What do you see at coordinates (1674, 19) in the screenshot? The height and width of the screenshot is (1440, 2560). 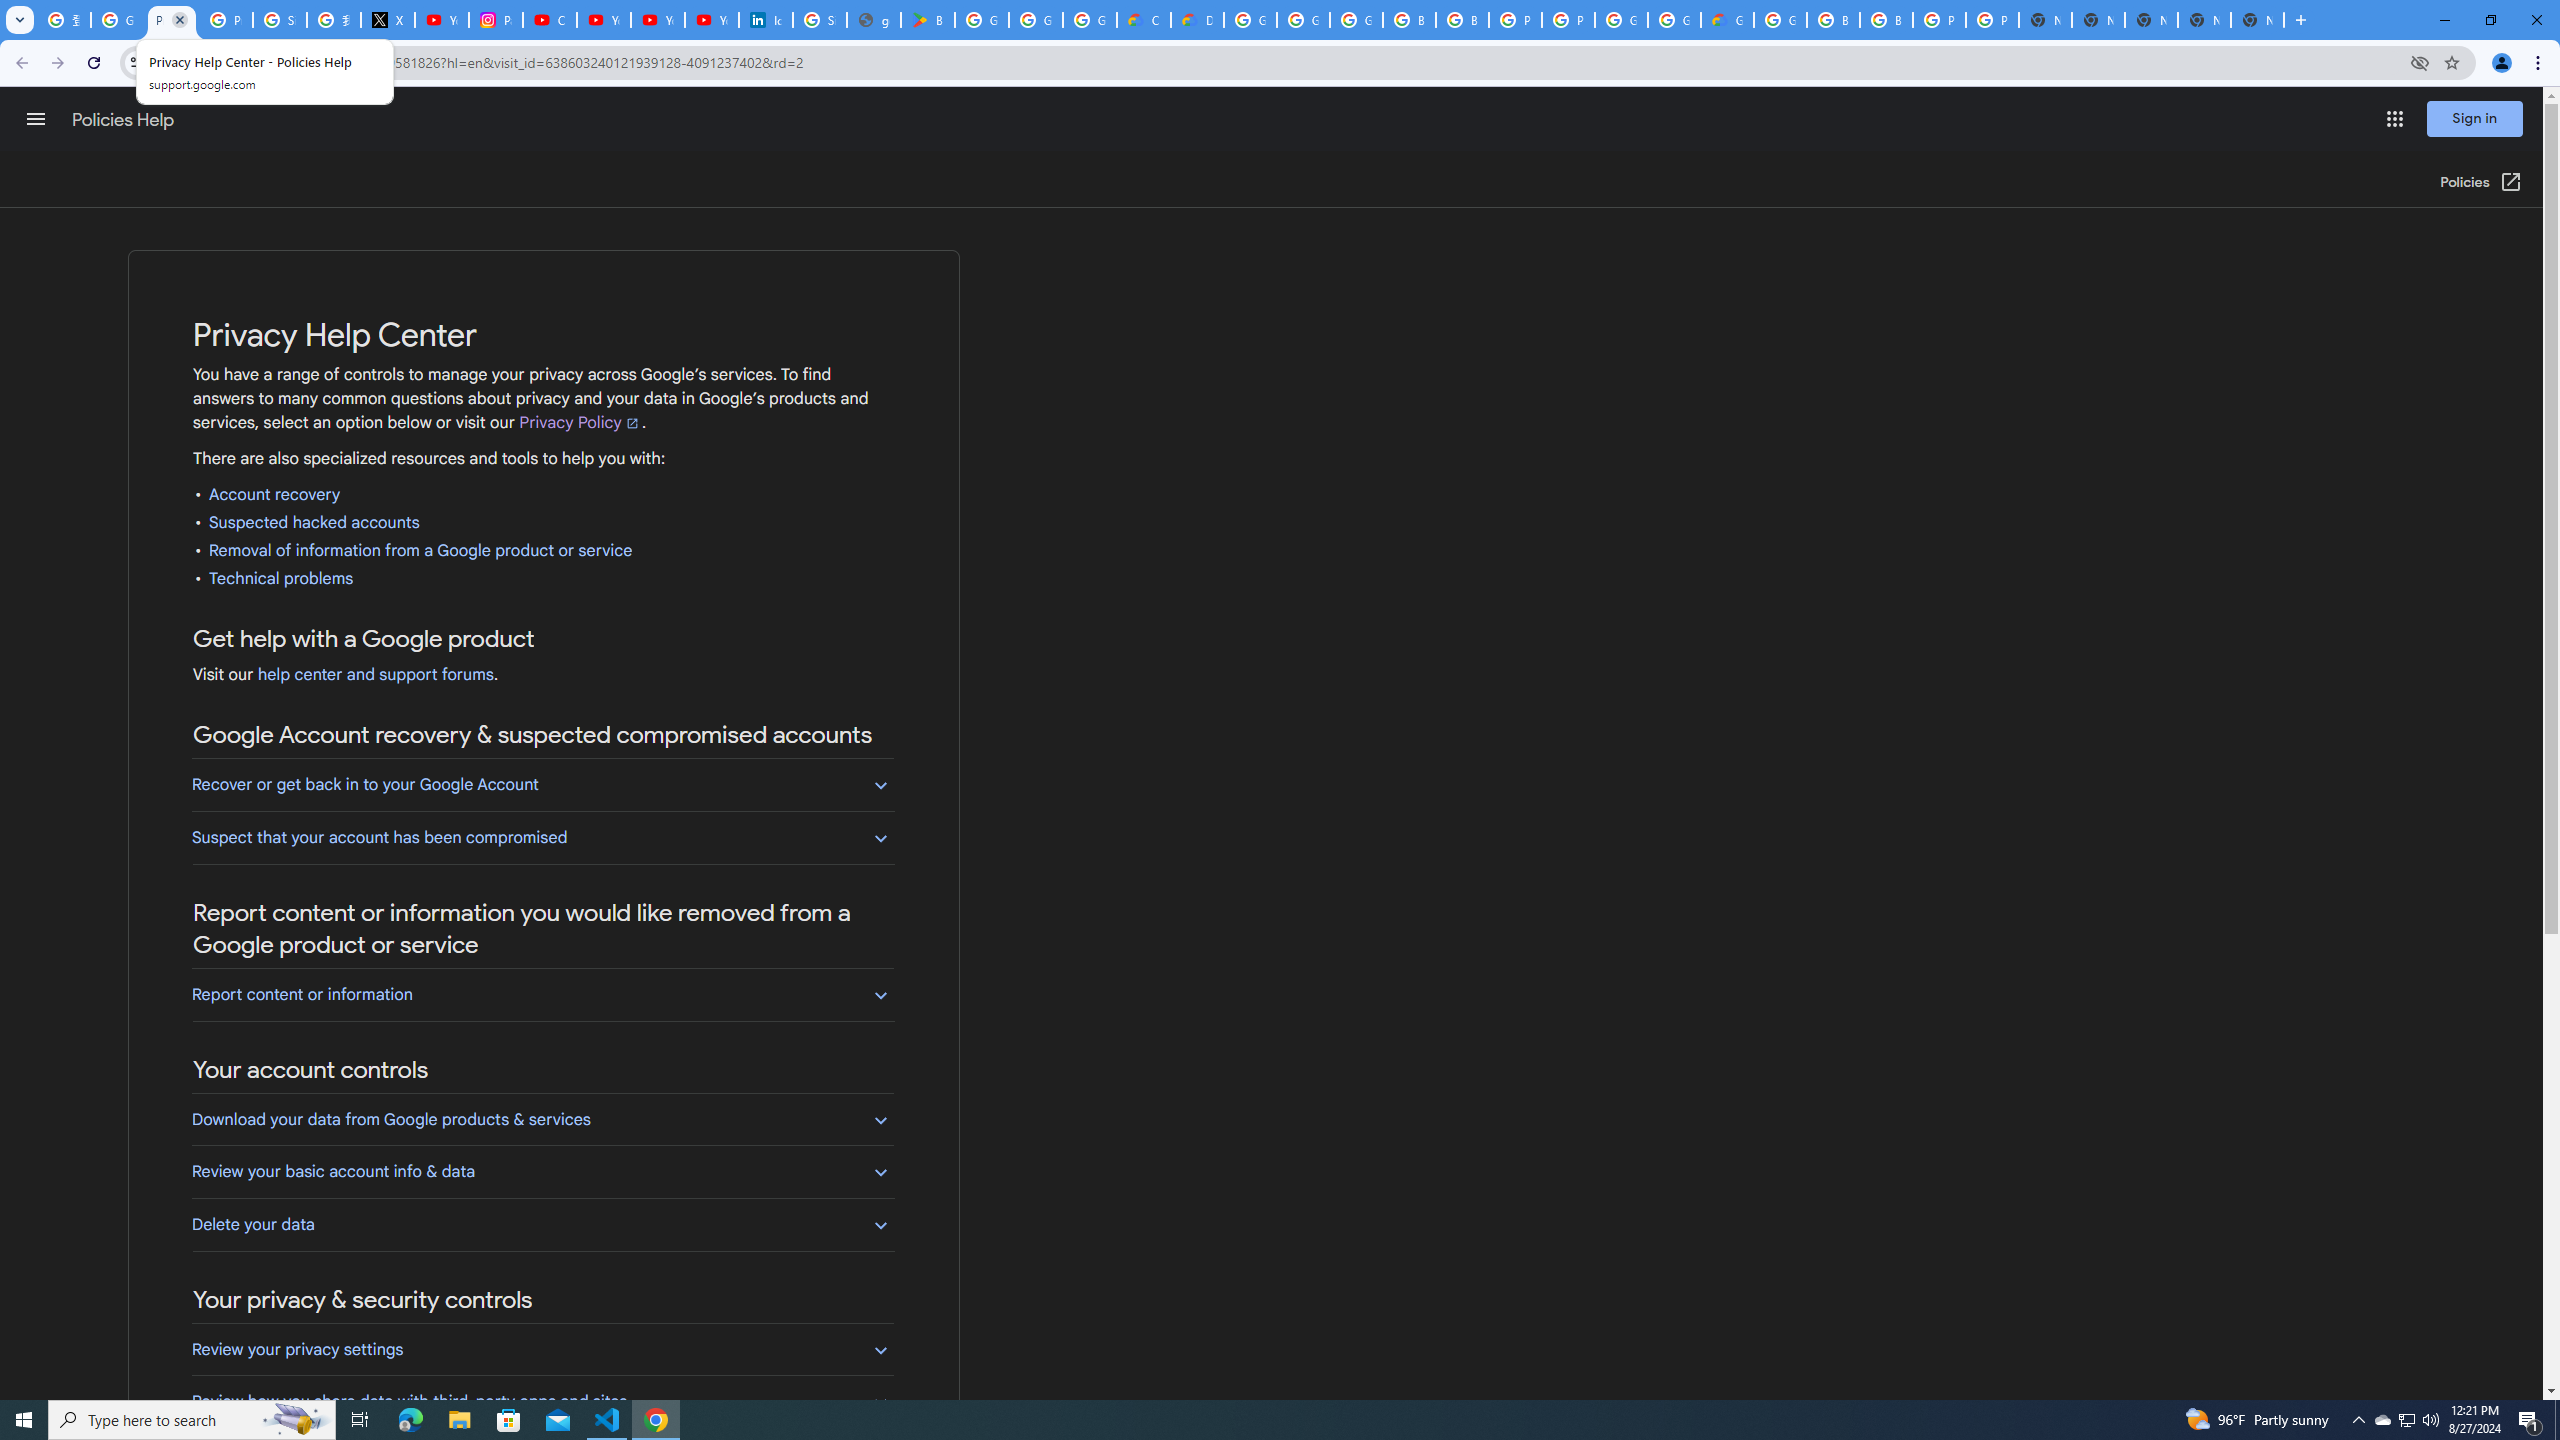 I see `'Google Cloud Platform'` at bounding box center [1674, 19].